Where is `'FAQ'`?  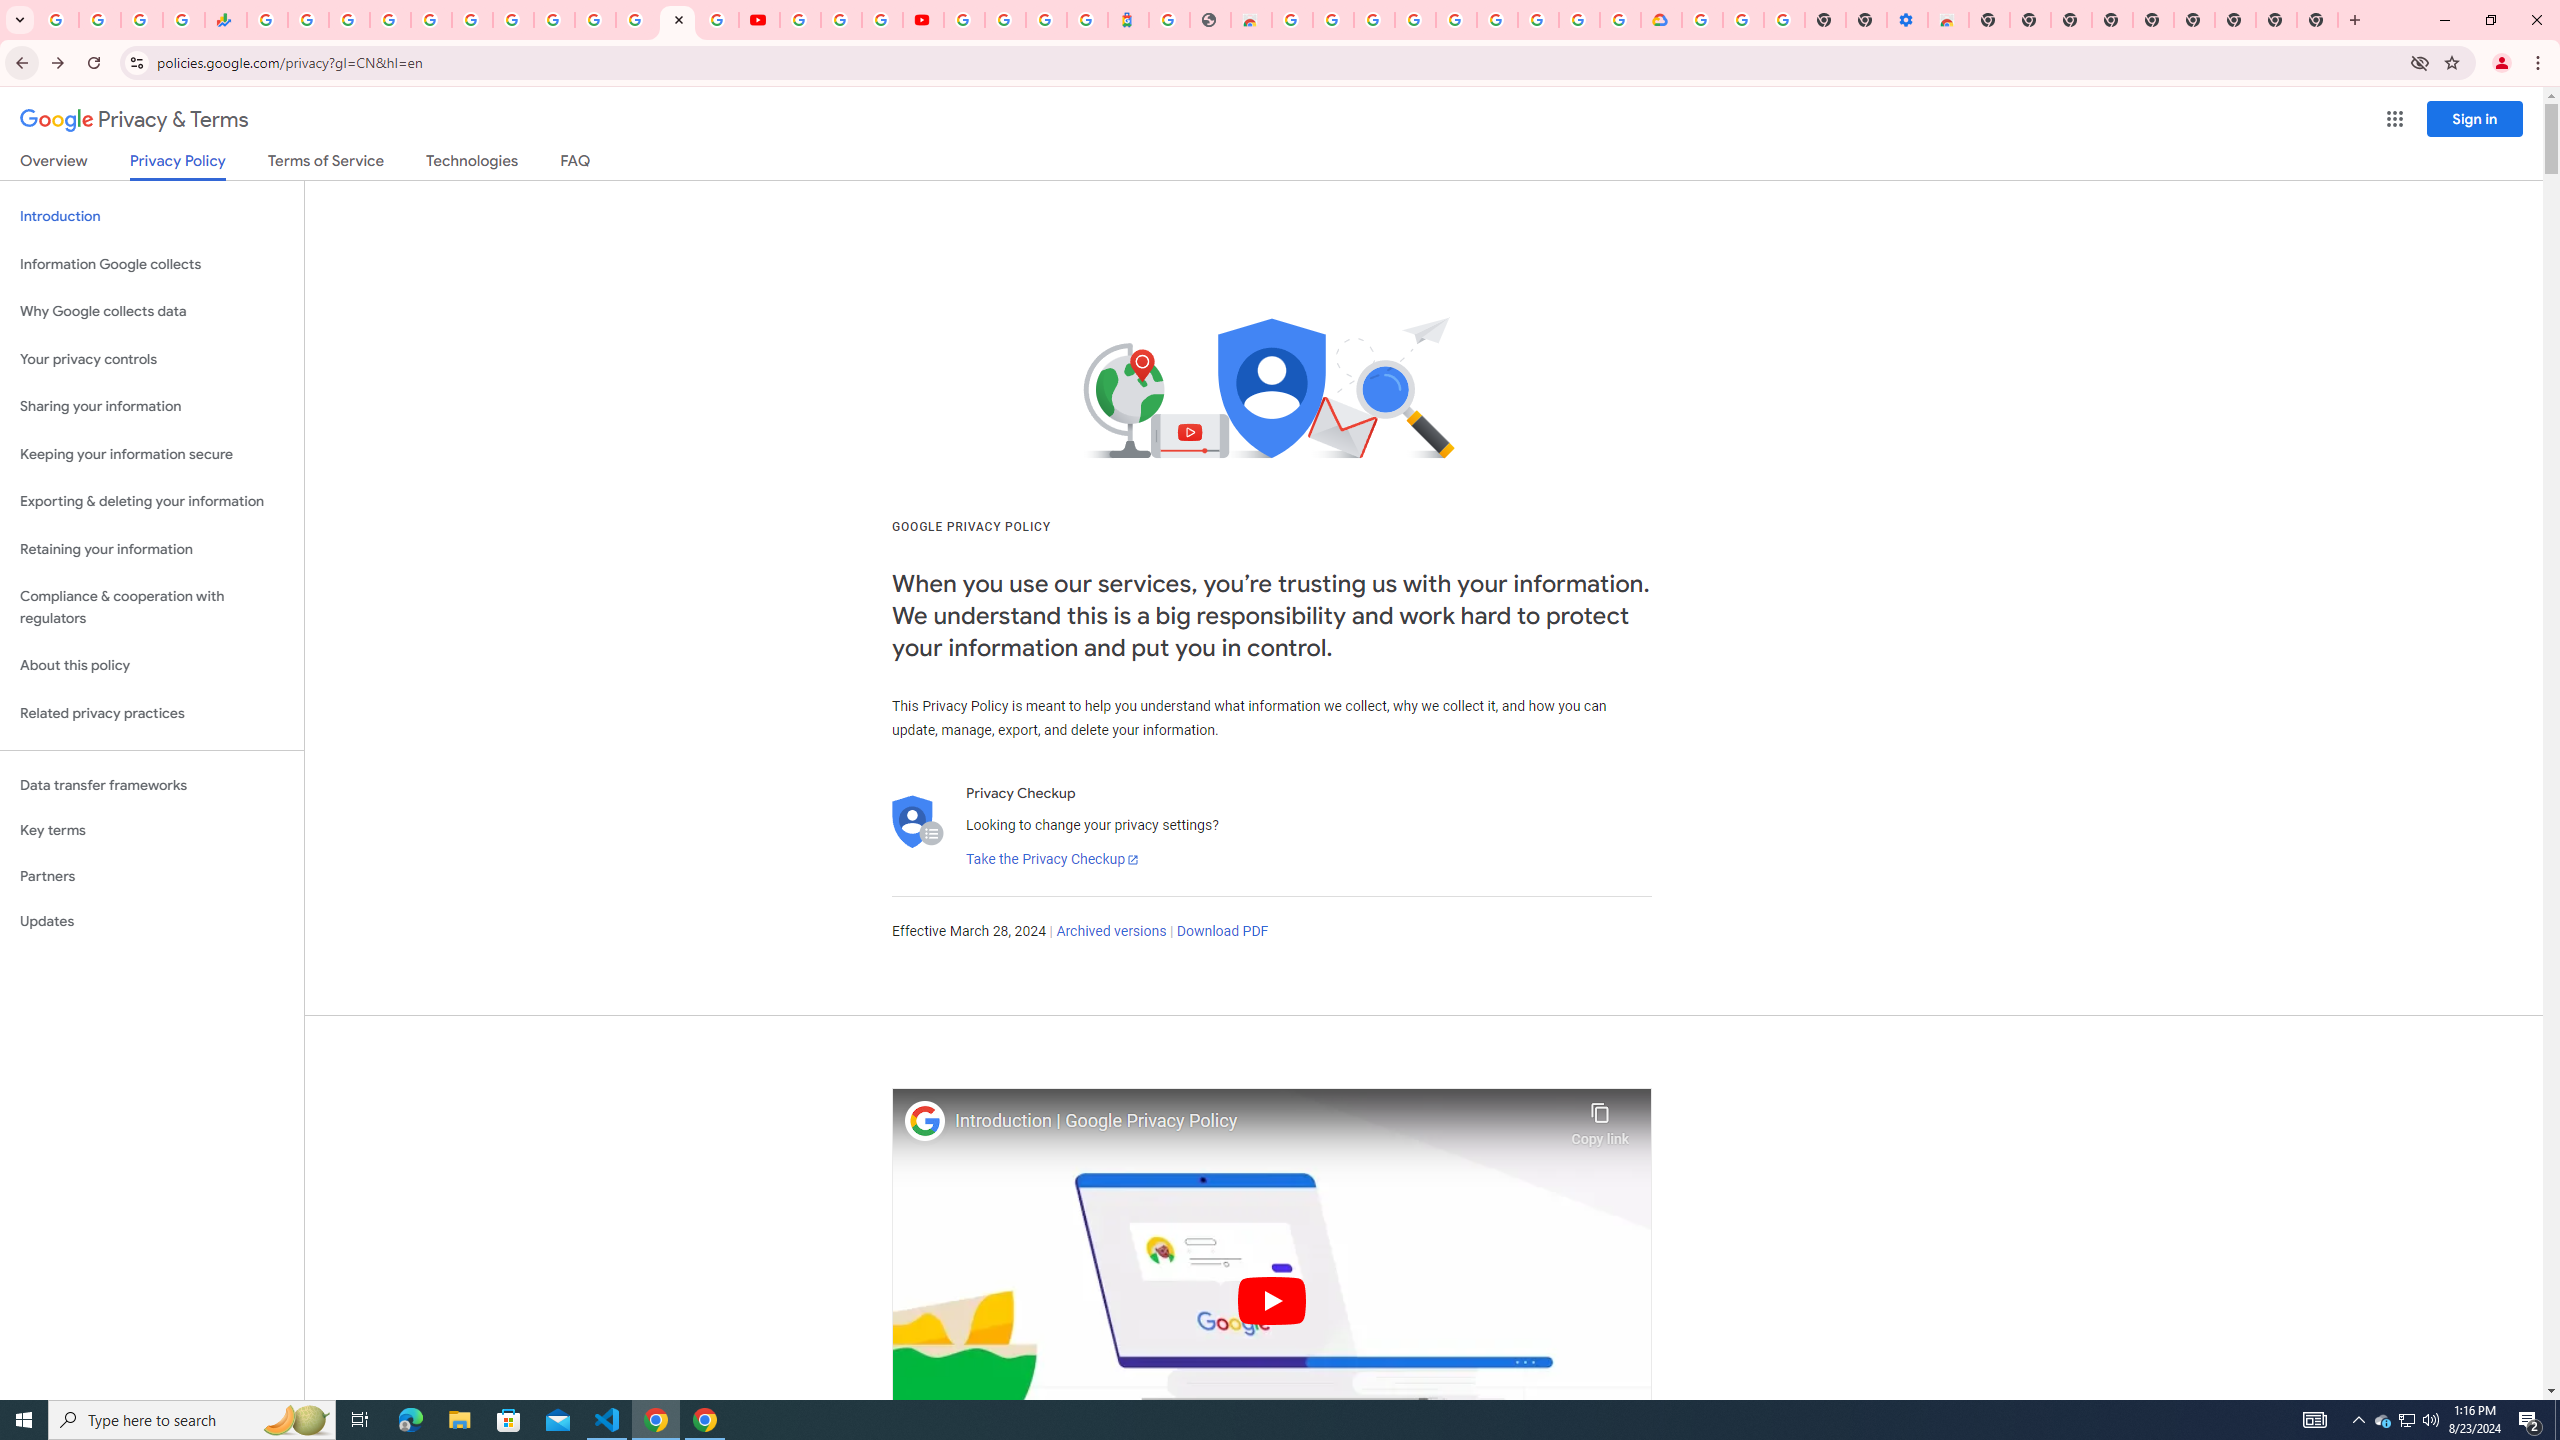 'FAQ' is located at coordinates (575, 164).